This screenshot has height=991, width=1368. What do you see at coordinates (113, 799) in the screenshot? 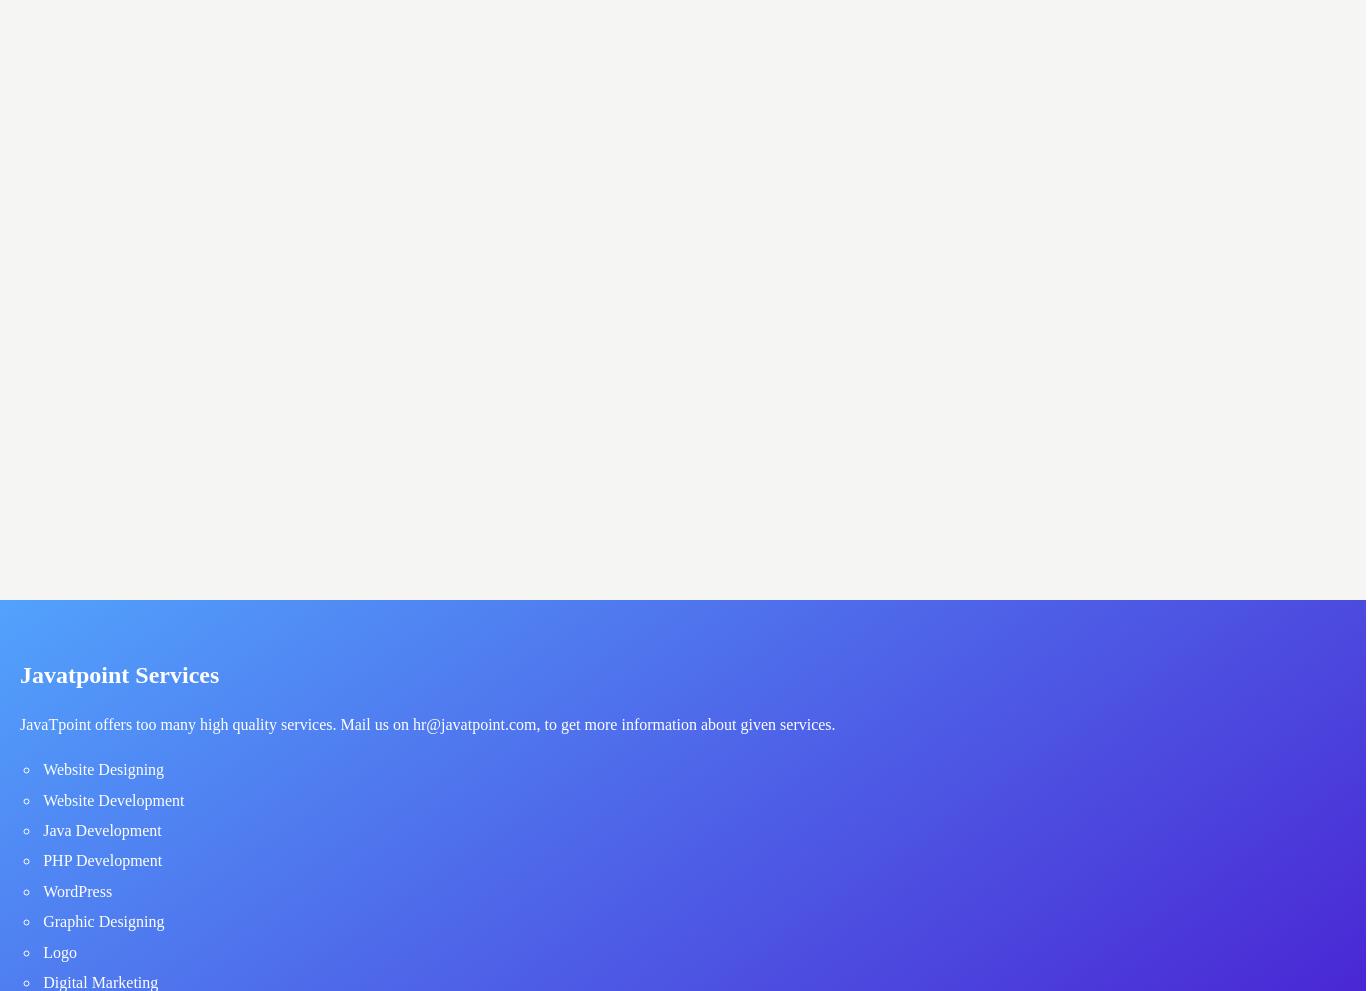
I see `'Website Development'` at bounding box center [113, 799].